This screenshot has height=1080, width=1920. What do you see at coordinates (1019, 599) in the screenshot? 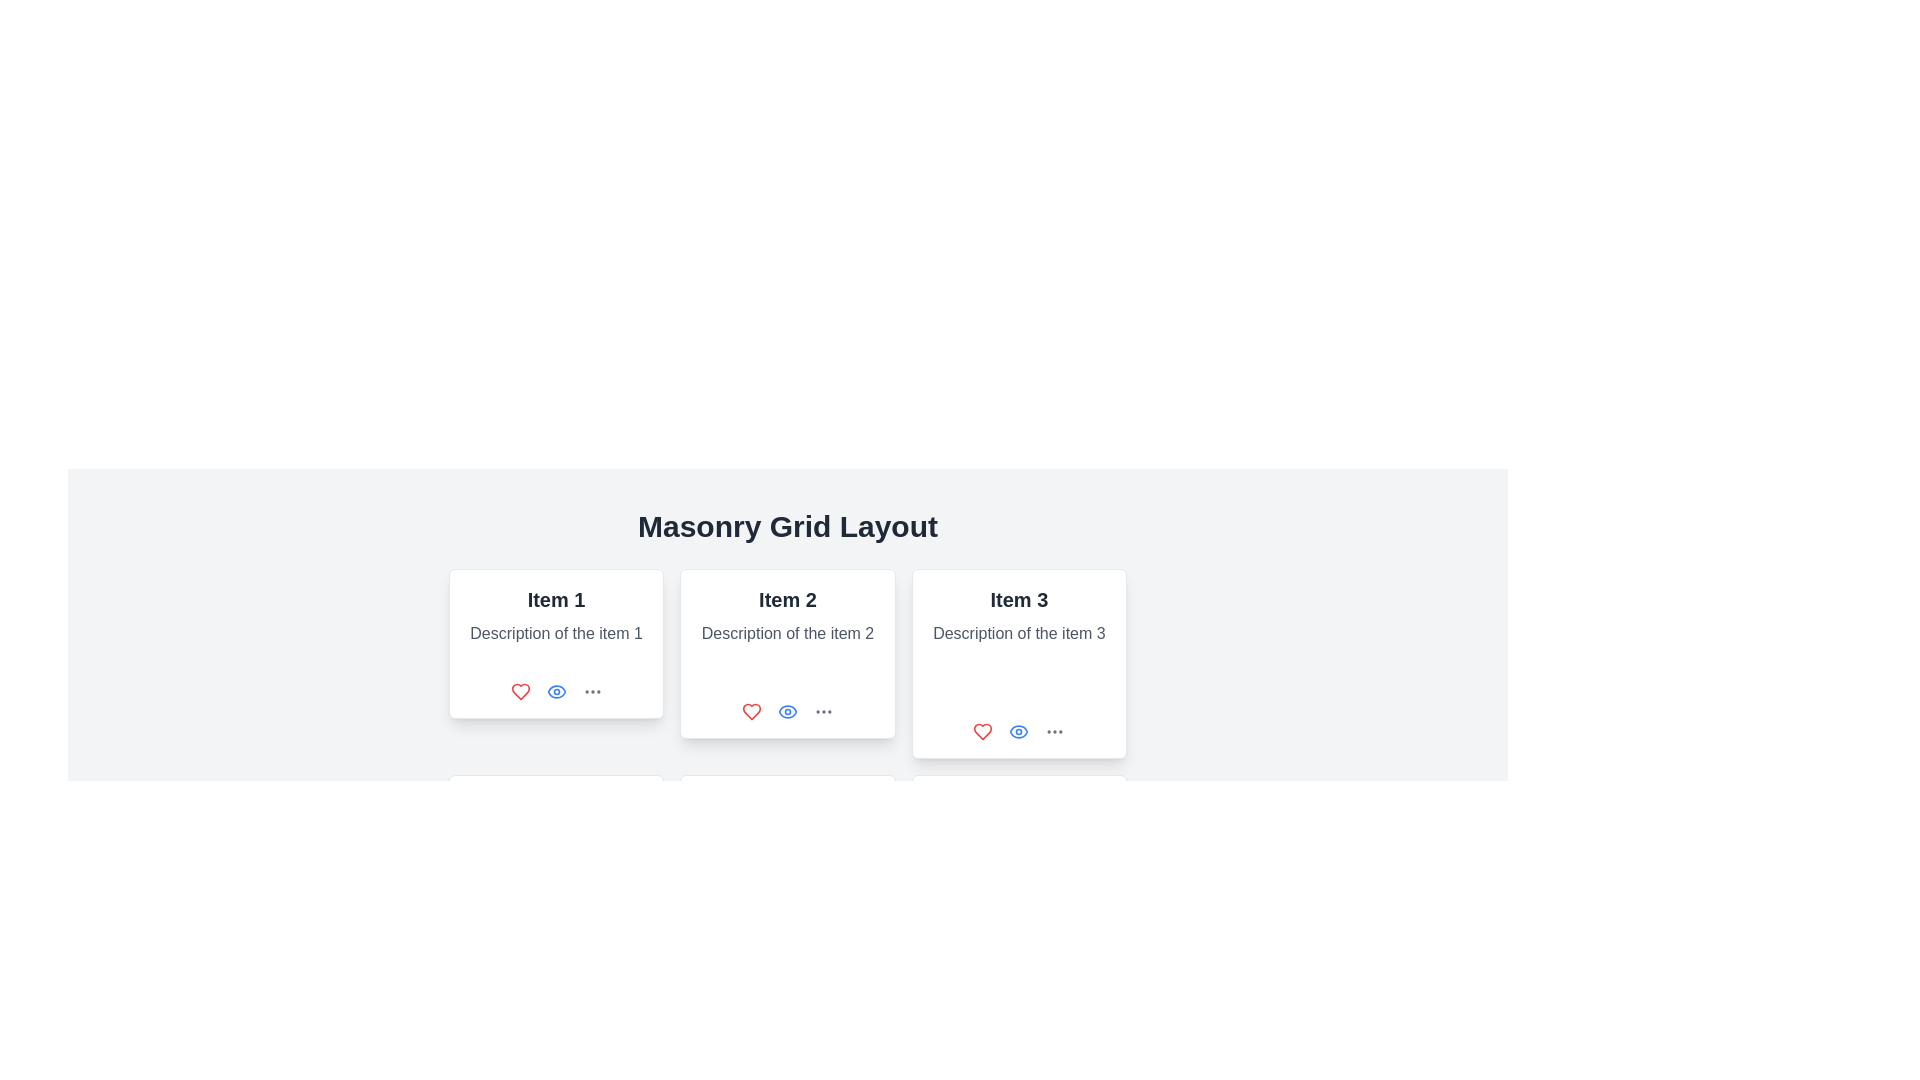
I see `the text label or heading in the third card of the horizontally aligned grid` at bounding box center [1019, 599].